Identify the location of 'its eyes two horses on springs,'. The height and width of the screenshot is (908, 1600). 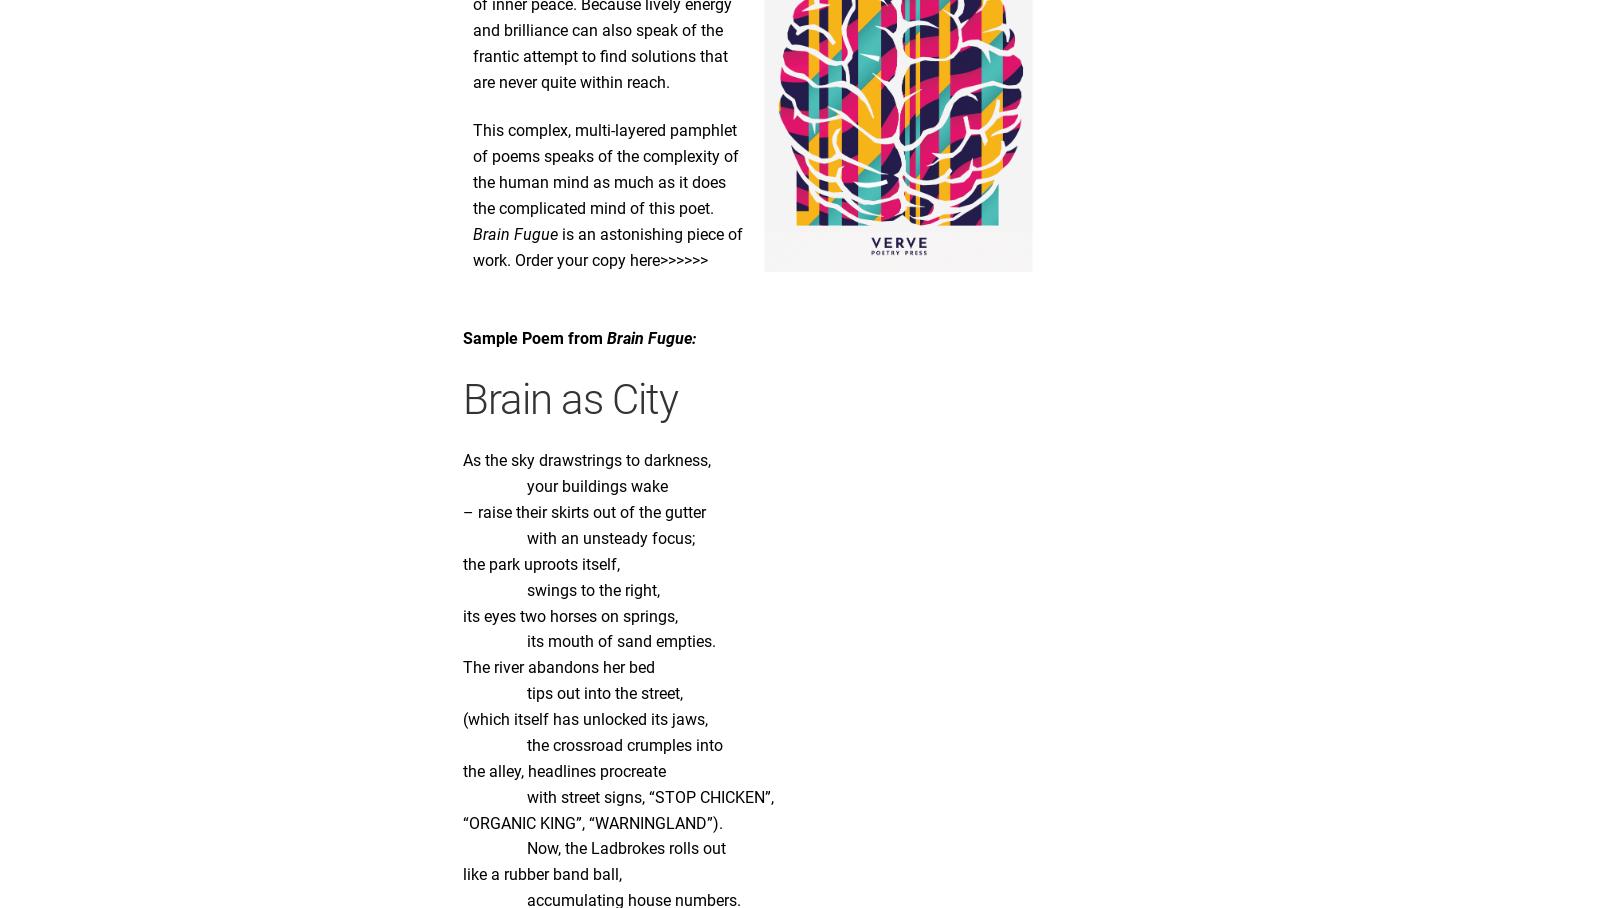
(569, 614).